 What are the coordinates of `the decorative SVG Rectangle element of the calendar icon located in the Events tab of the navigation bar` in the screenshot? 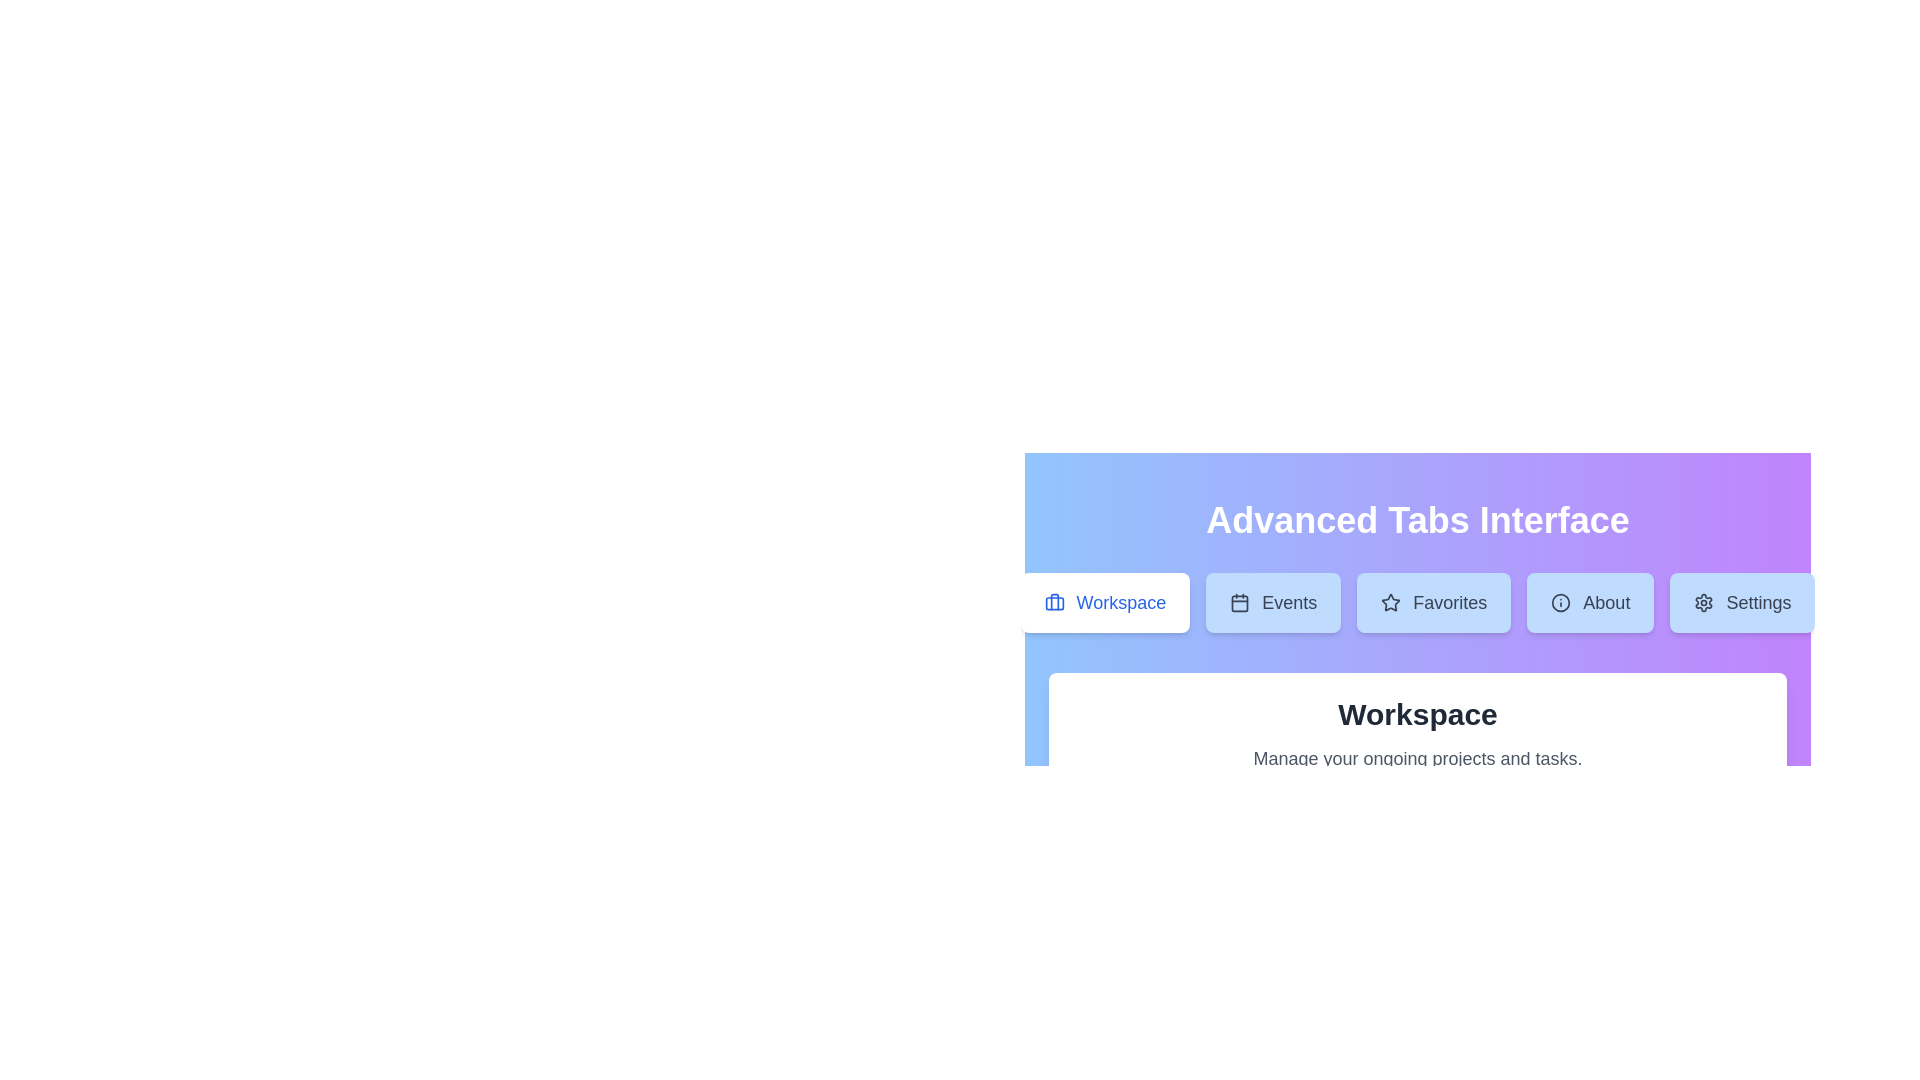 It's located at (1239, 602).